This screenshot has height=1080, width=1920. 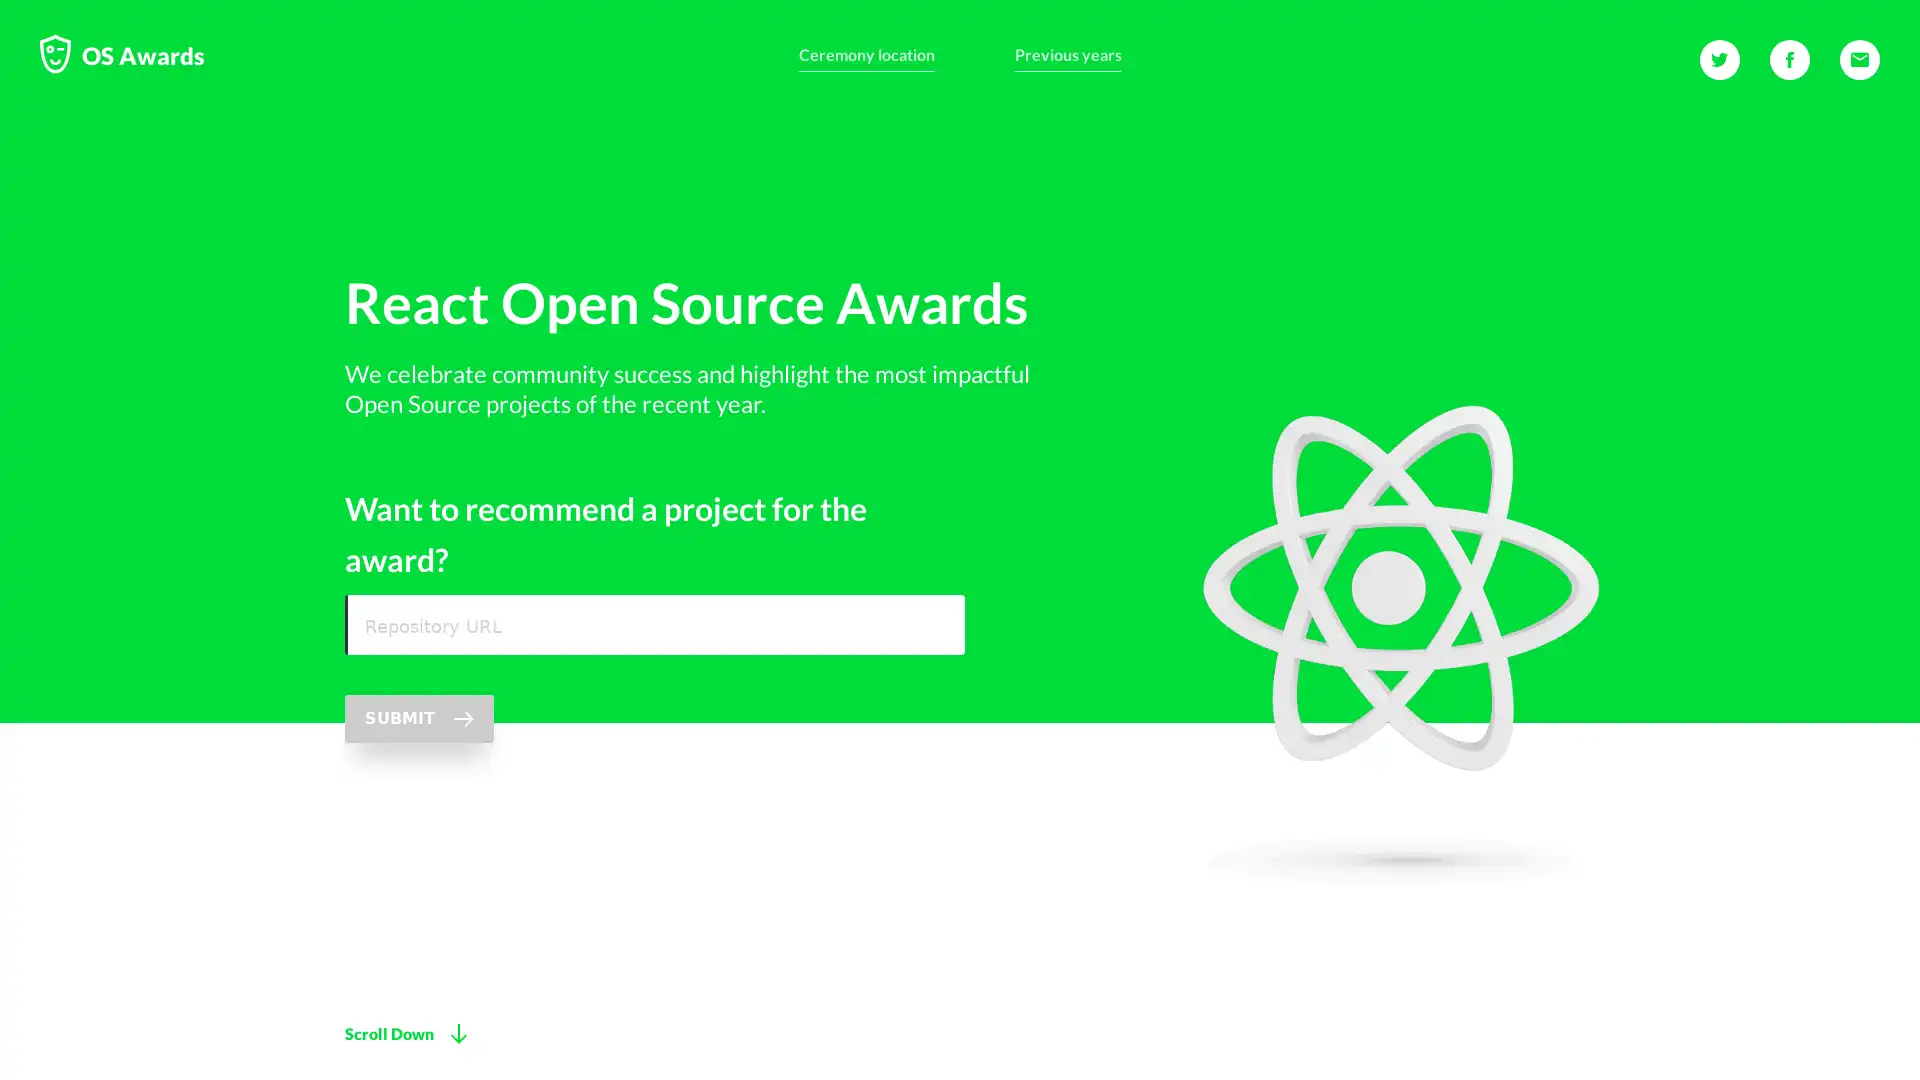 I want to click on SUBMIT, so click(x=418, y=717).